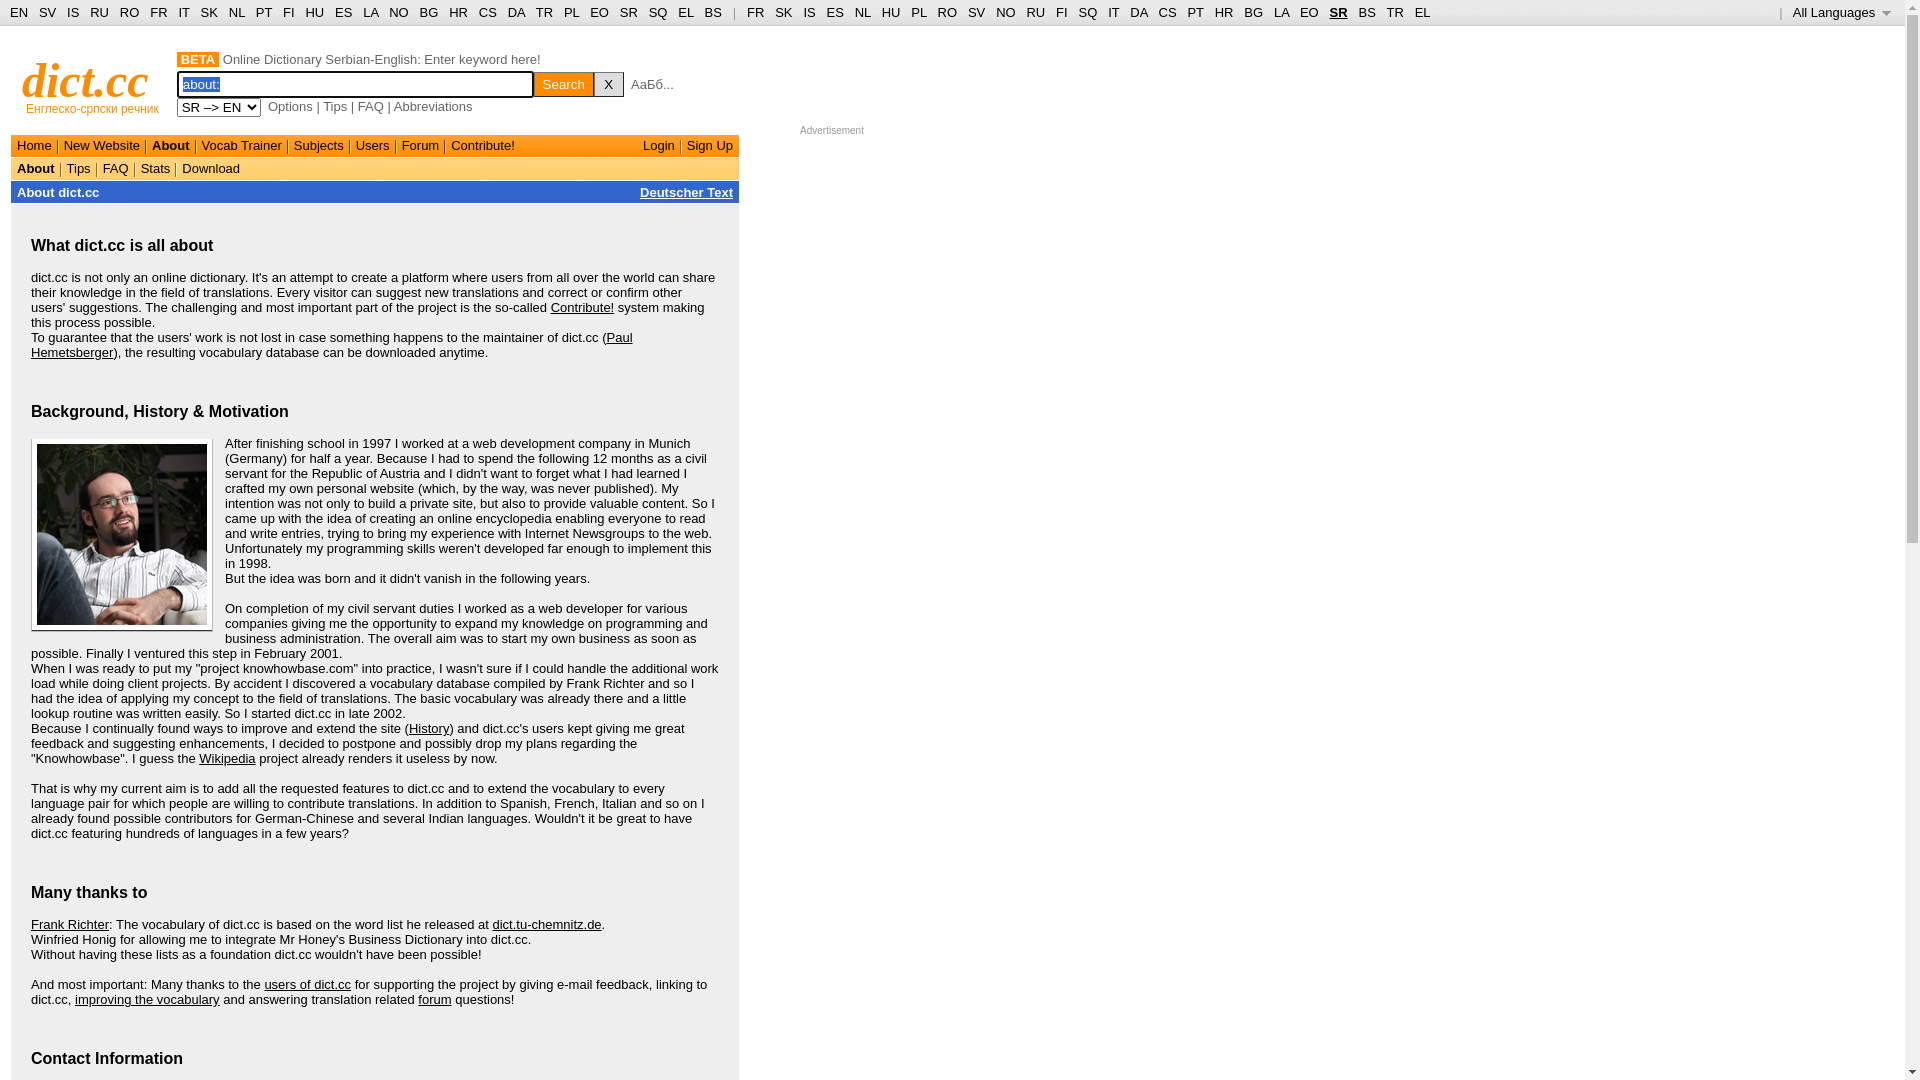  What do you see at coordinates (226, 758) in the screenshot?
I see `'Wikipedia'` at bounding box center [226, 758].